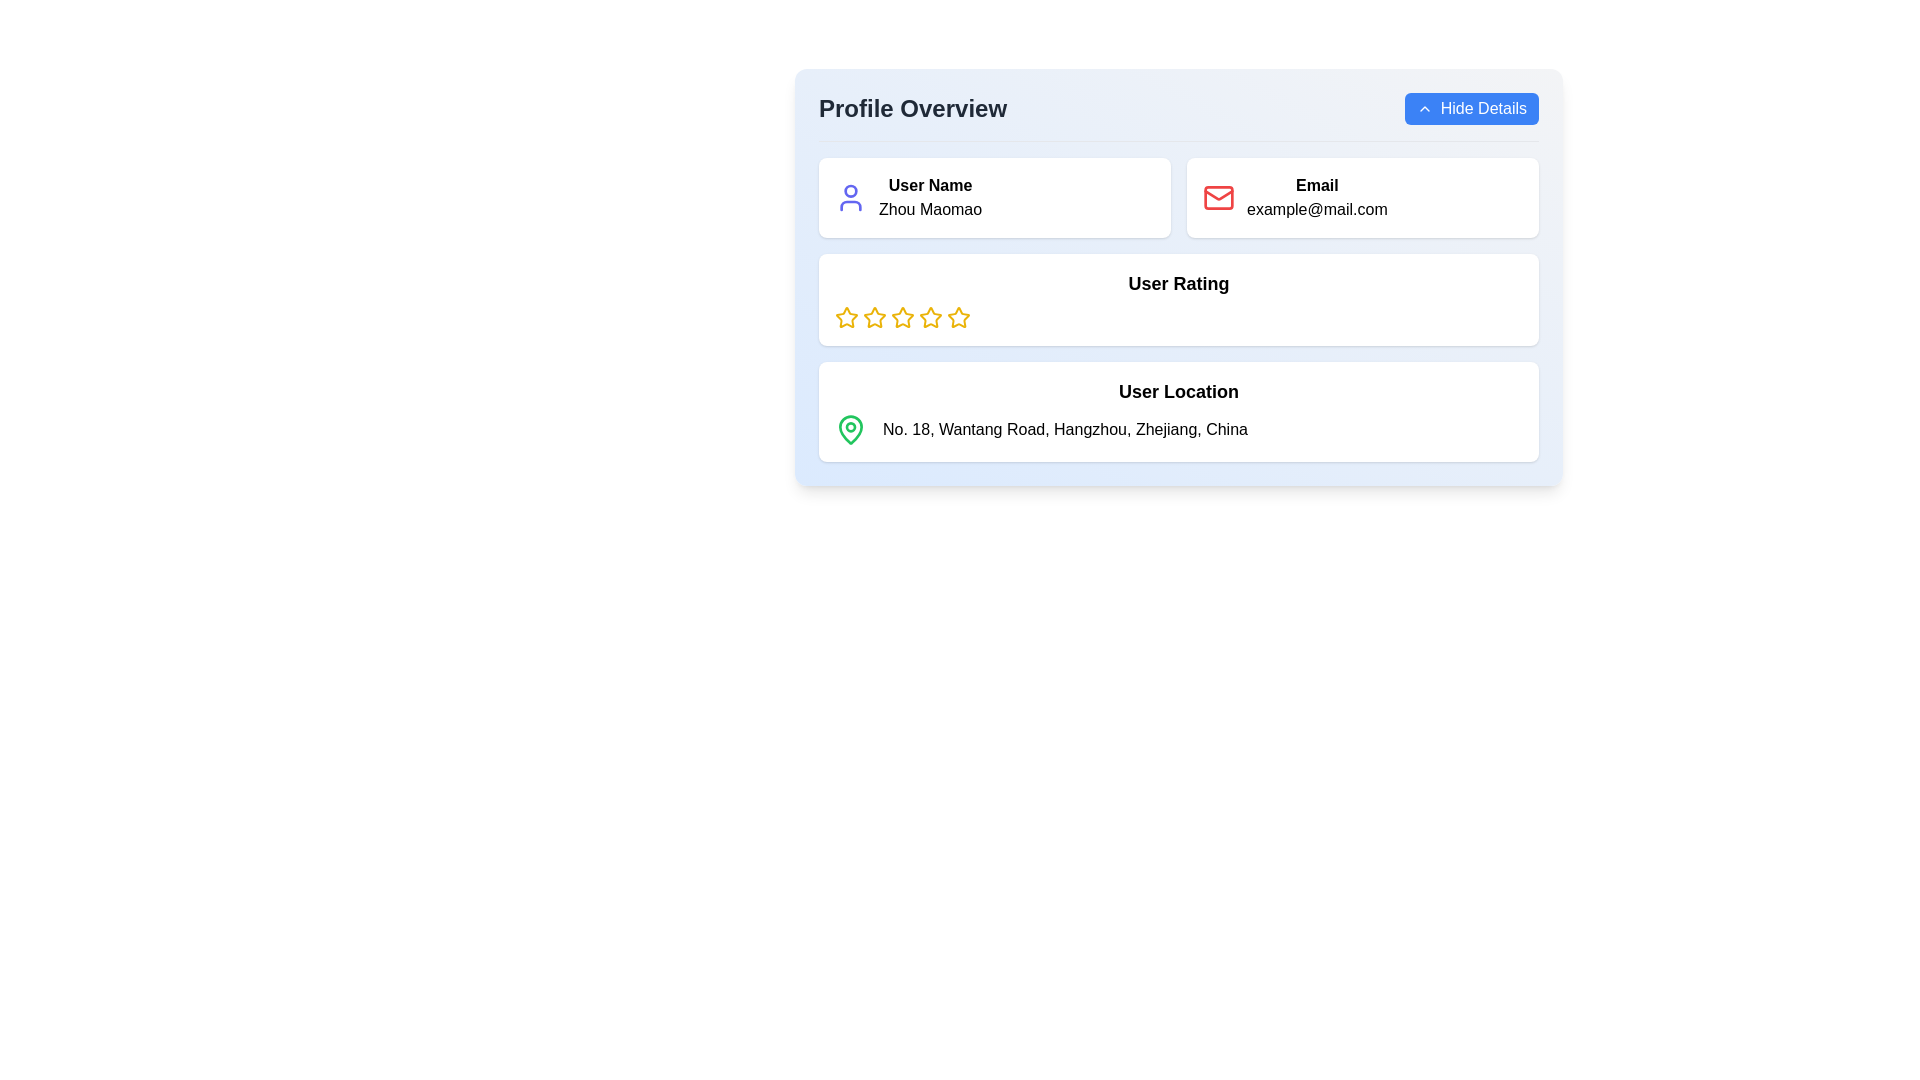 The height and width of the screenshot is (1080, 1920). Describe the element at coordinates (1423, 108) in the screenshot. I see `the small upward-pointing chevron icon, which is located on the left side of the 'Hide Details' button in the top-right corner of the section, to trigger potential visual feedback` at that location.